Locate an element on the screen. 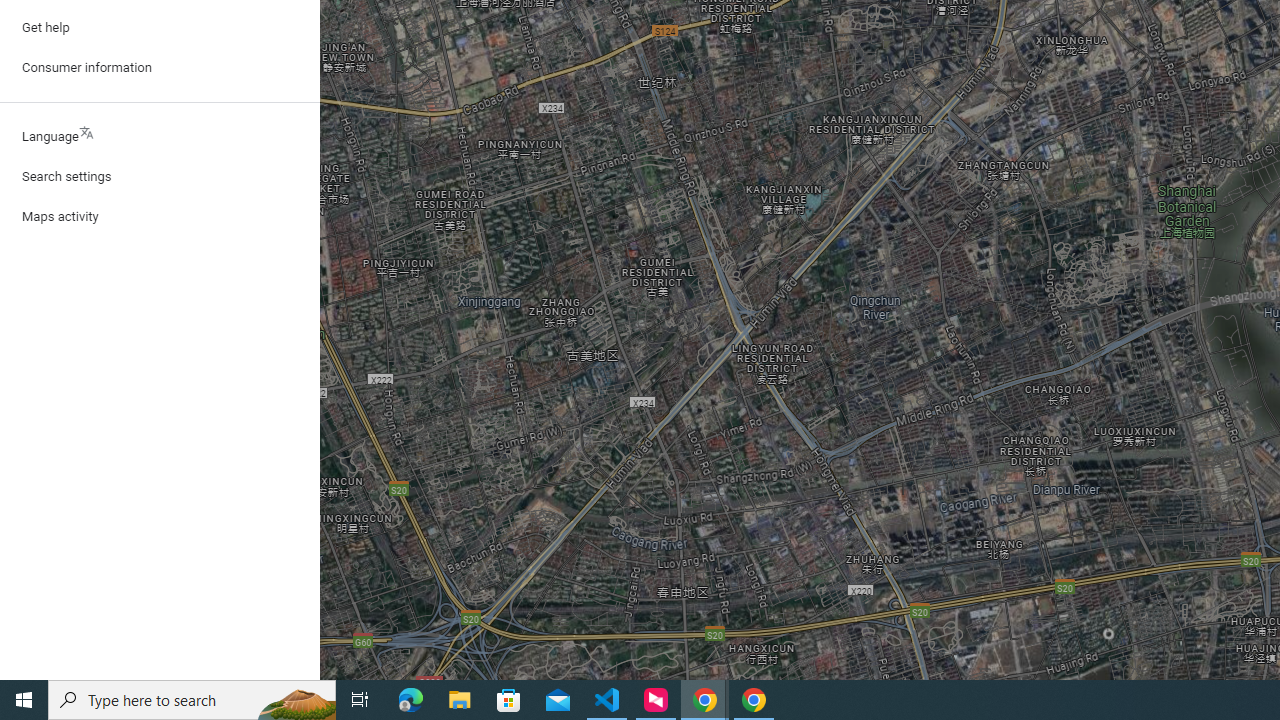 The height and width of the screenshot is (720, 1280). 'Get help' is located at coordinates (160, 28).